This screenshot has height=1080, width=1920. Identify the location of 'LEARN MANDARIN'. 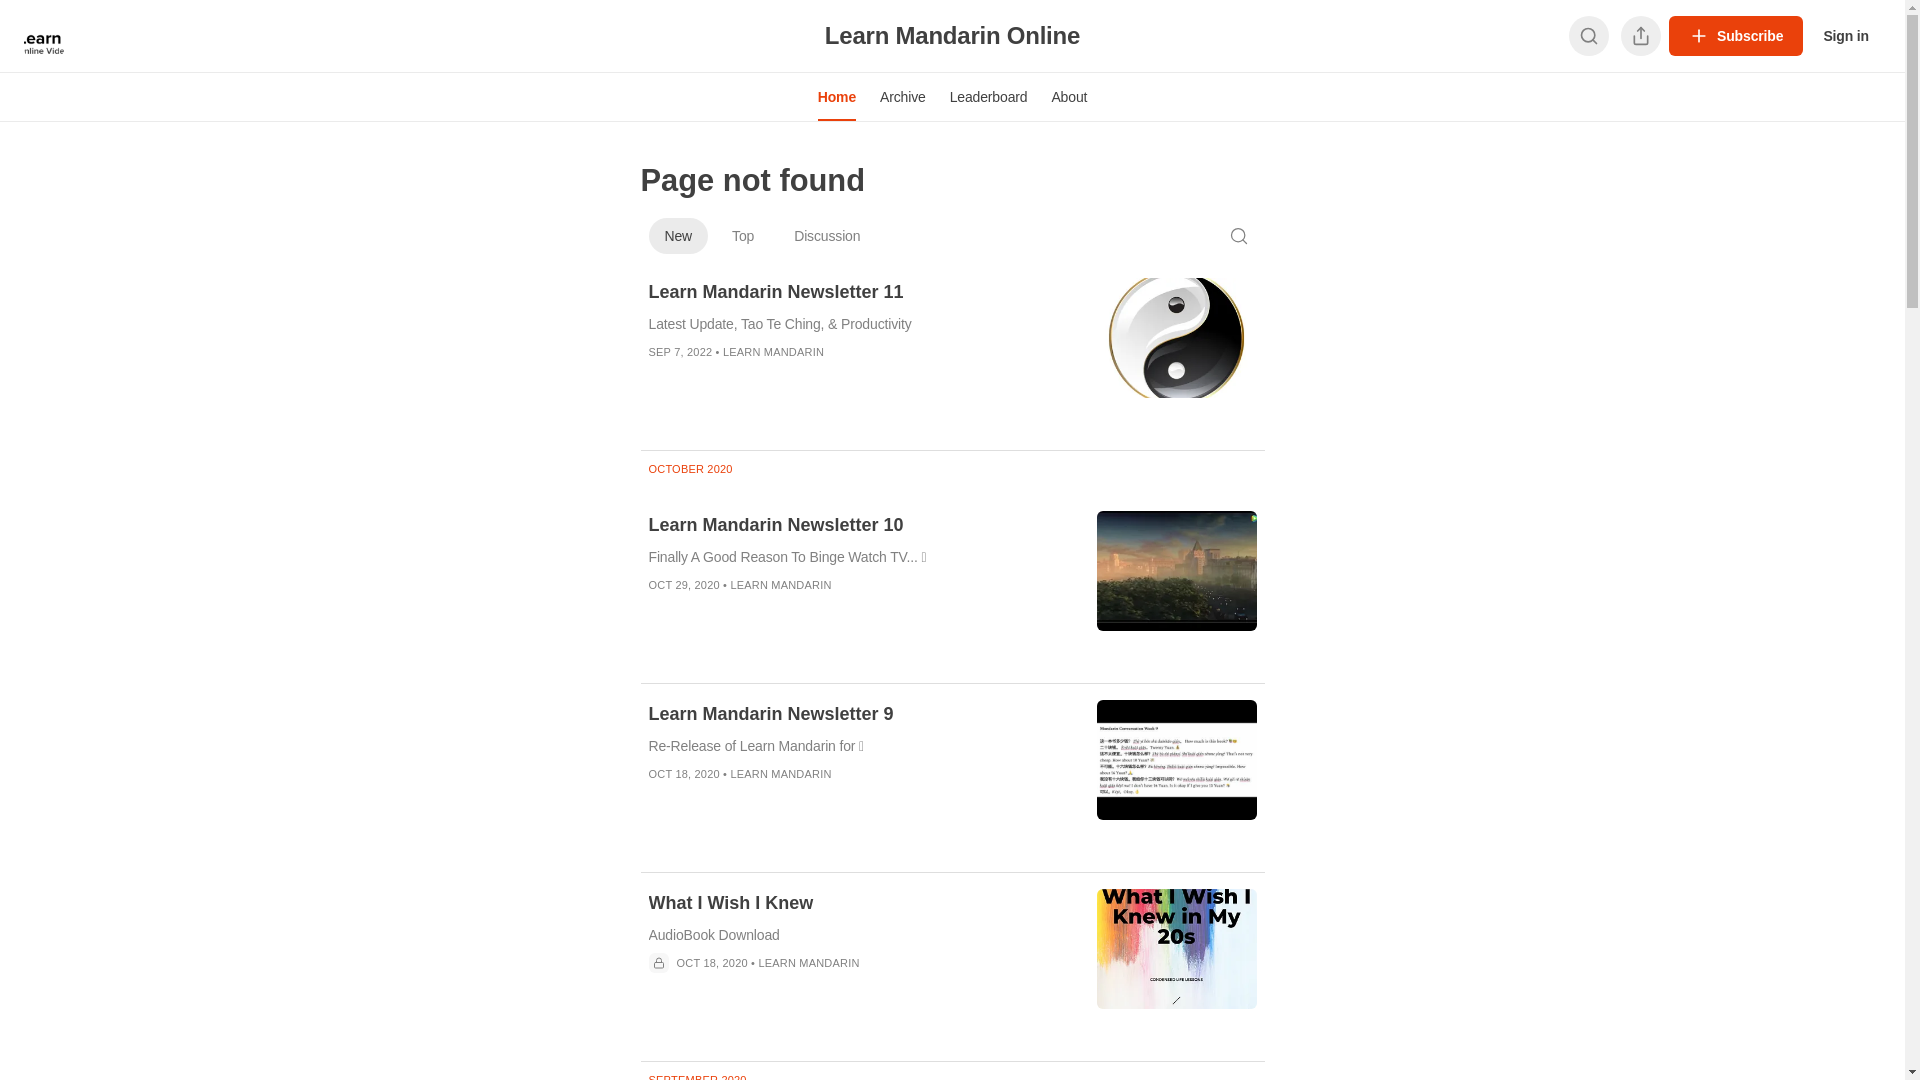
(808, 962).